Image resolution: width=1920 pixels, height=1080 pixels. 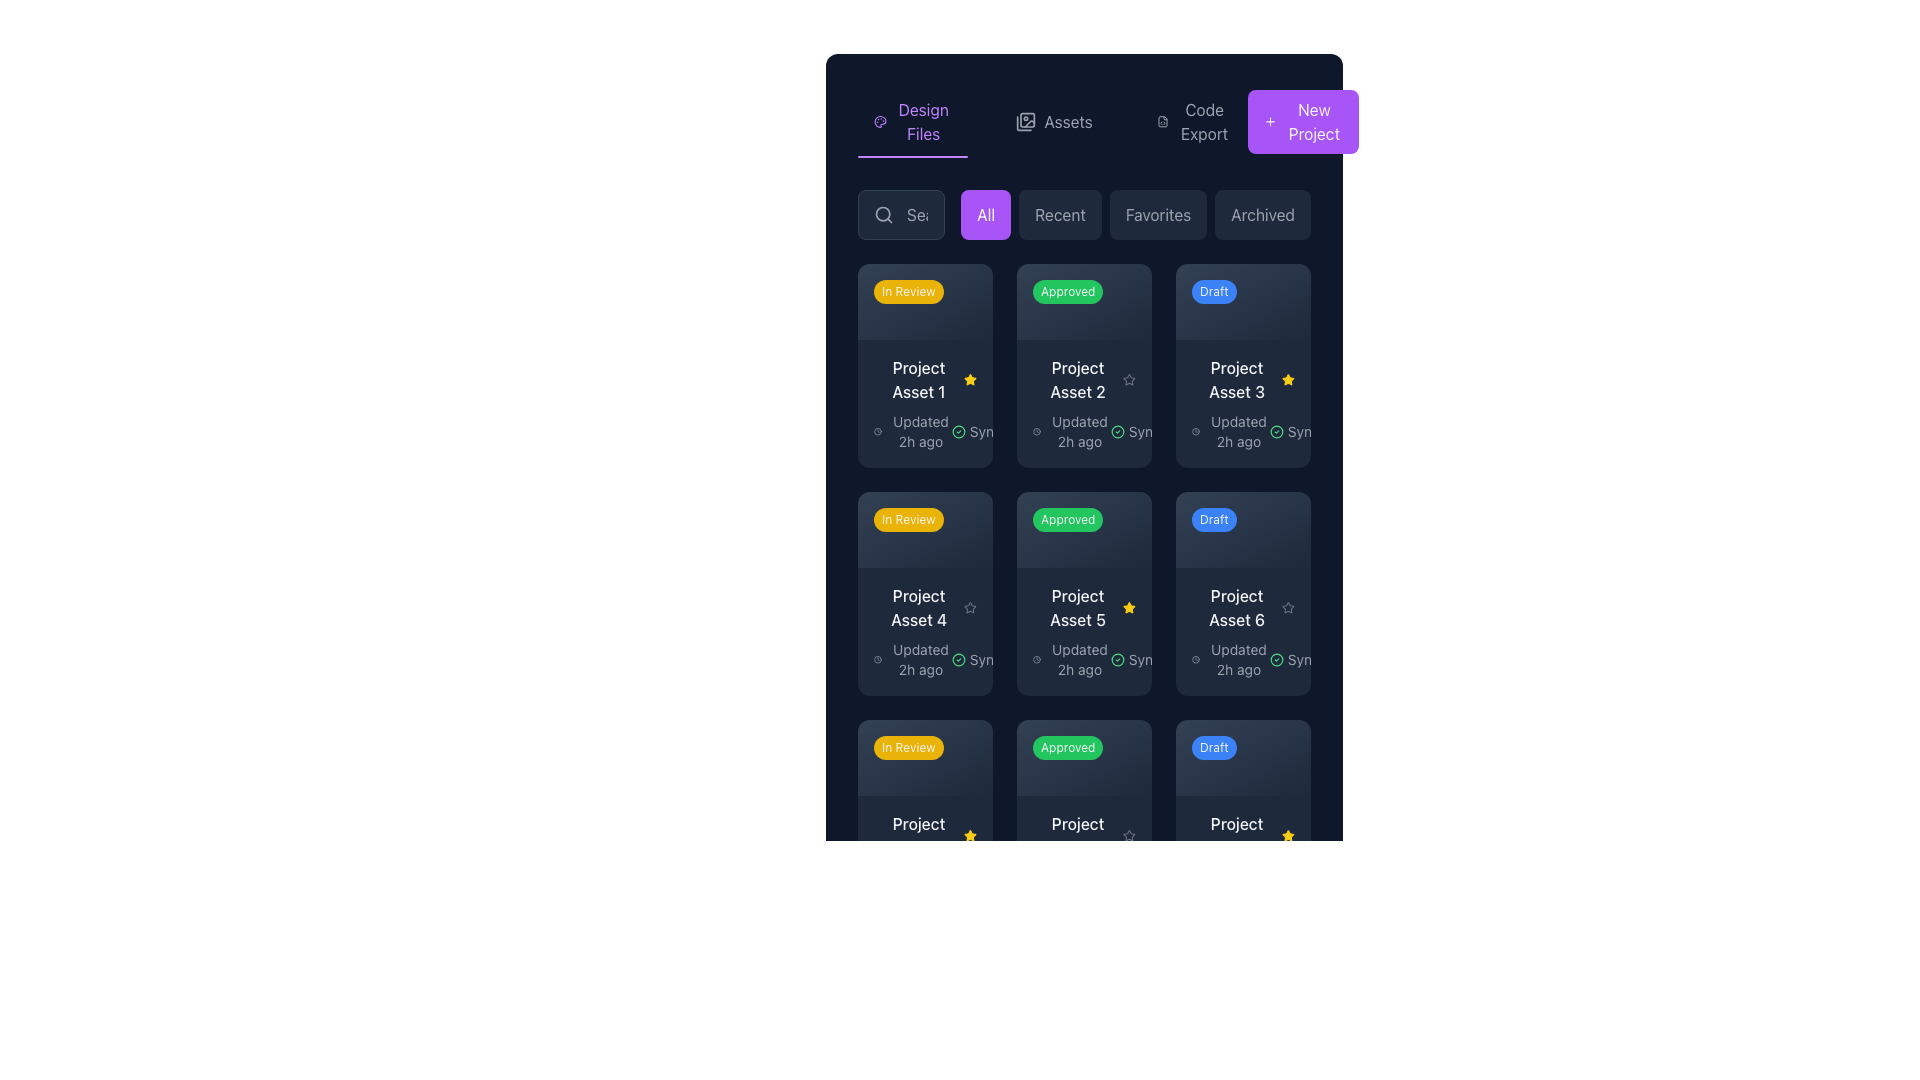 What do you see at coordinates (918, 835) in the screenshot?
I see `the Text Label that displays the name or title of a project asset, located in the third row and first column of the project assets grid` at bounding box center [918, 835].